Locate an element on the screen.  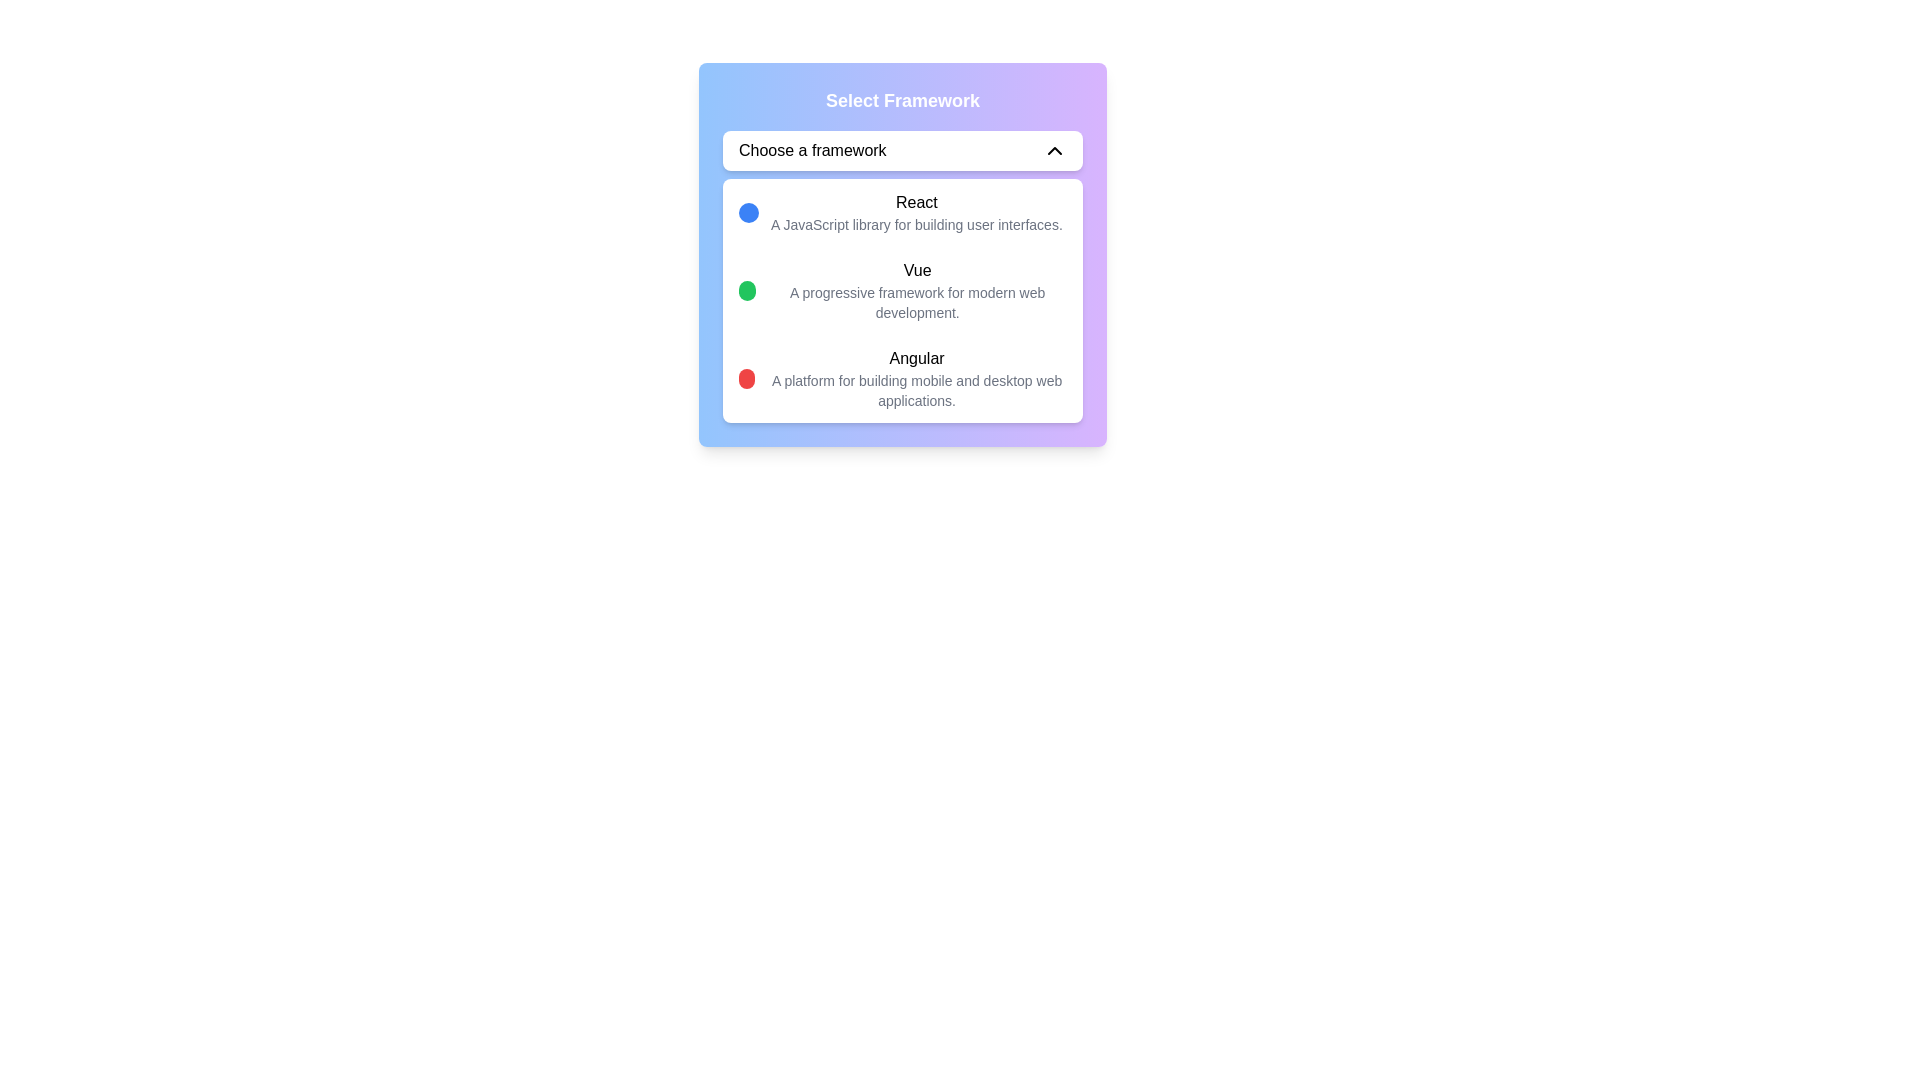
the visual indicator for the 'Angular' framework option located in the bottom entry of the dropdown menu list, positioned before the text 'Angular' and 'A platform for building mobile and desktop web applications.' is located at coordinates (746, 378).